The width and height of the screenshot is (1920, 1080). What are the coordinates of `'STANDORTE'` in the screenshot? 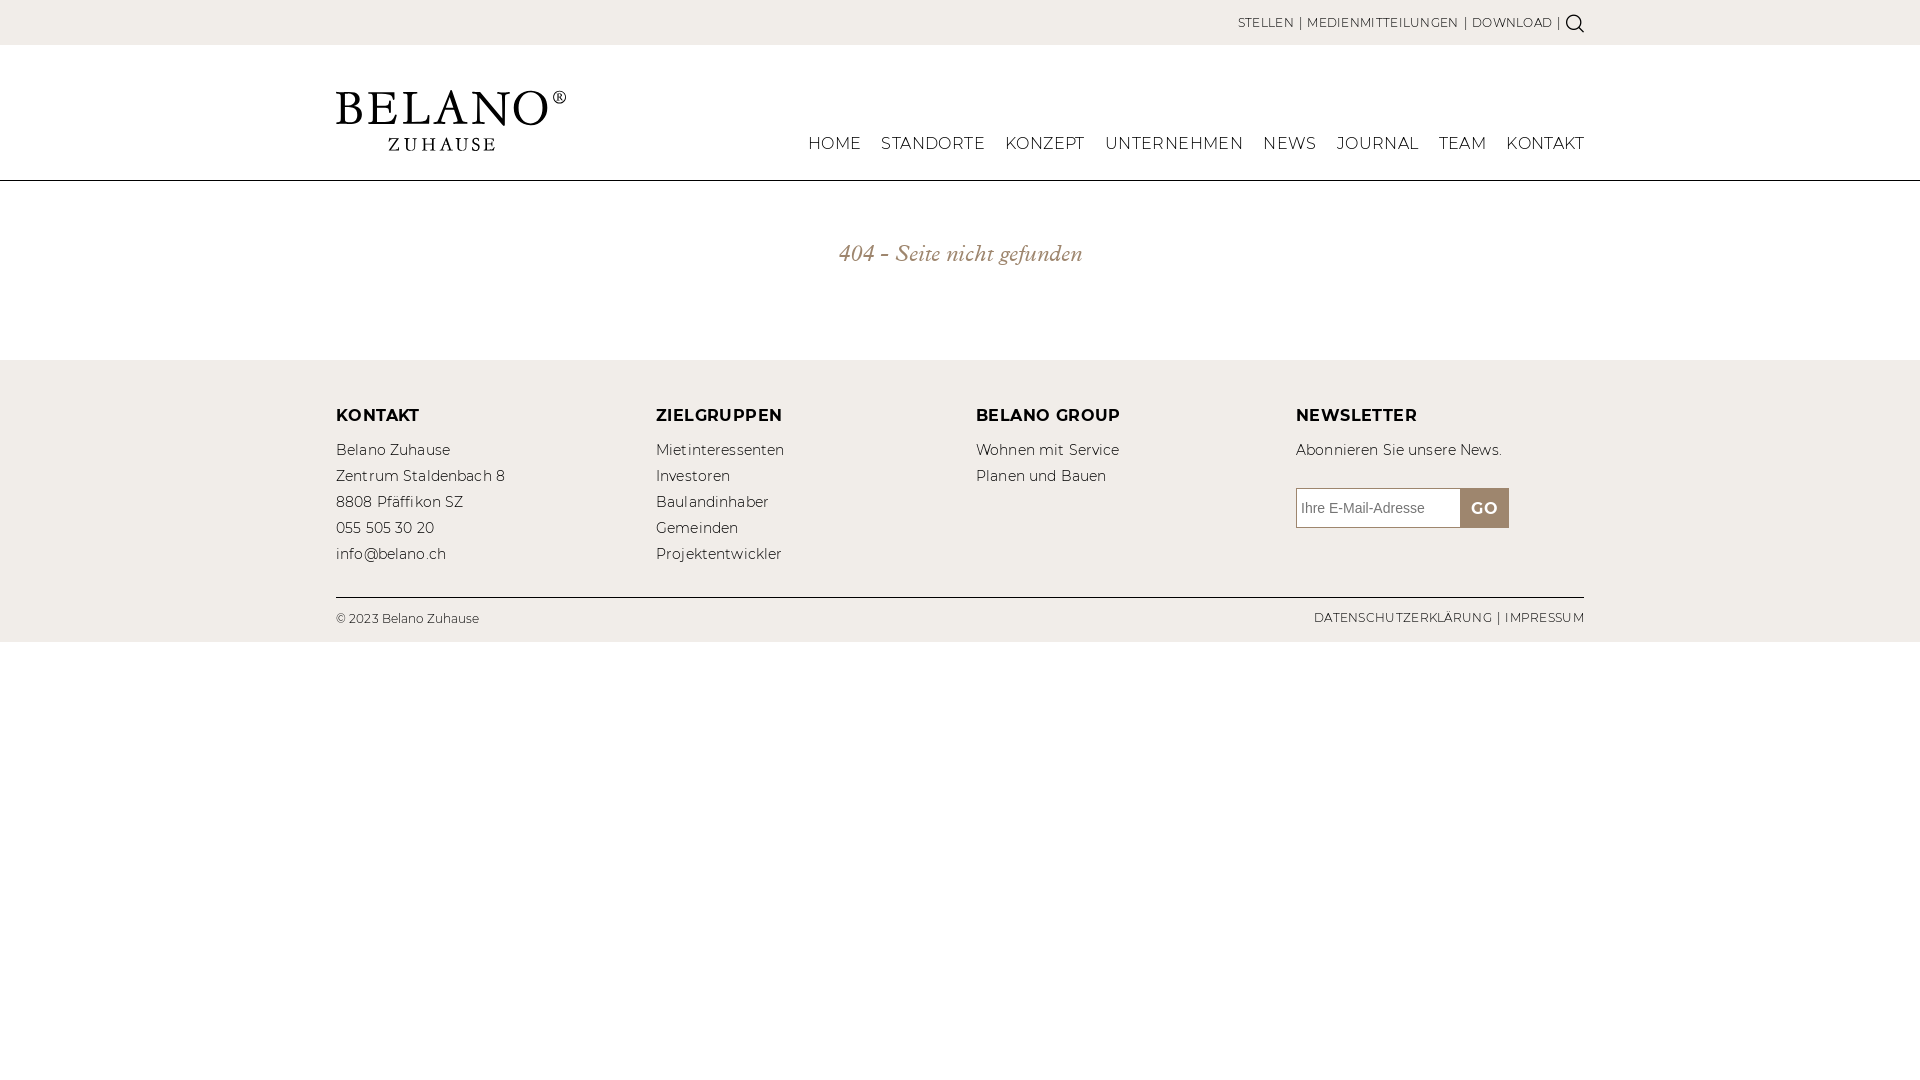 It's located at (931, 146).